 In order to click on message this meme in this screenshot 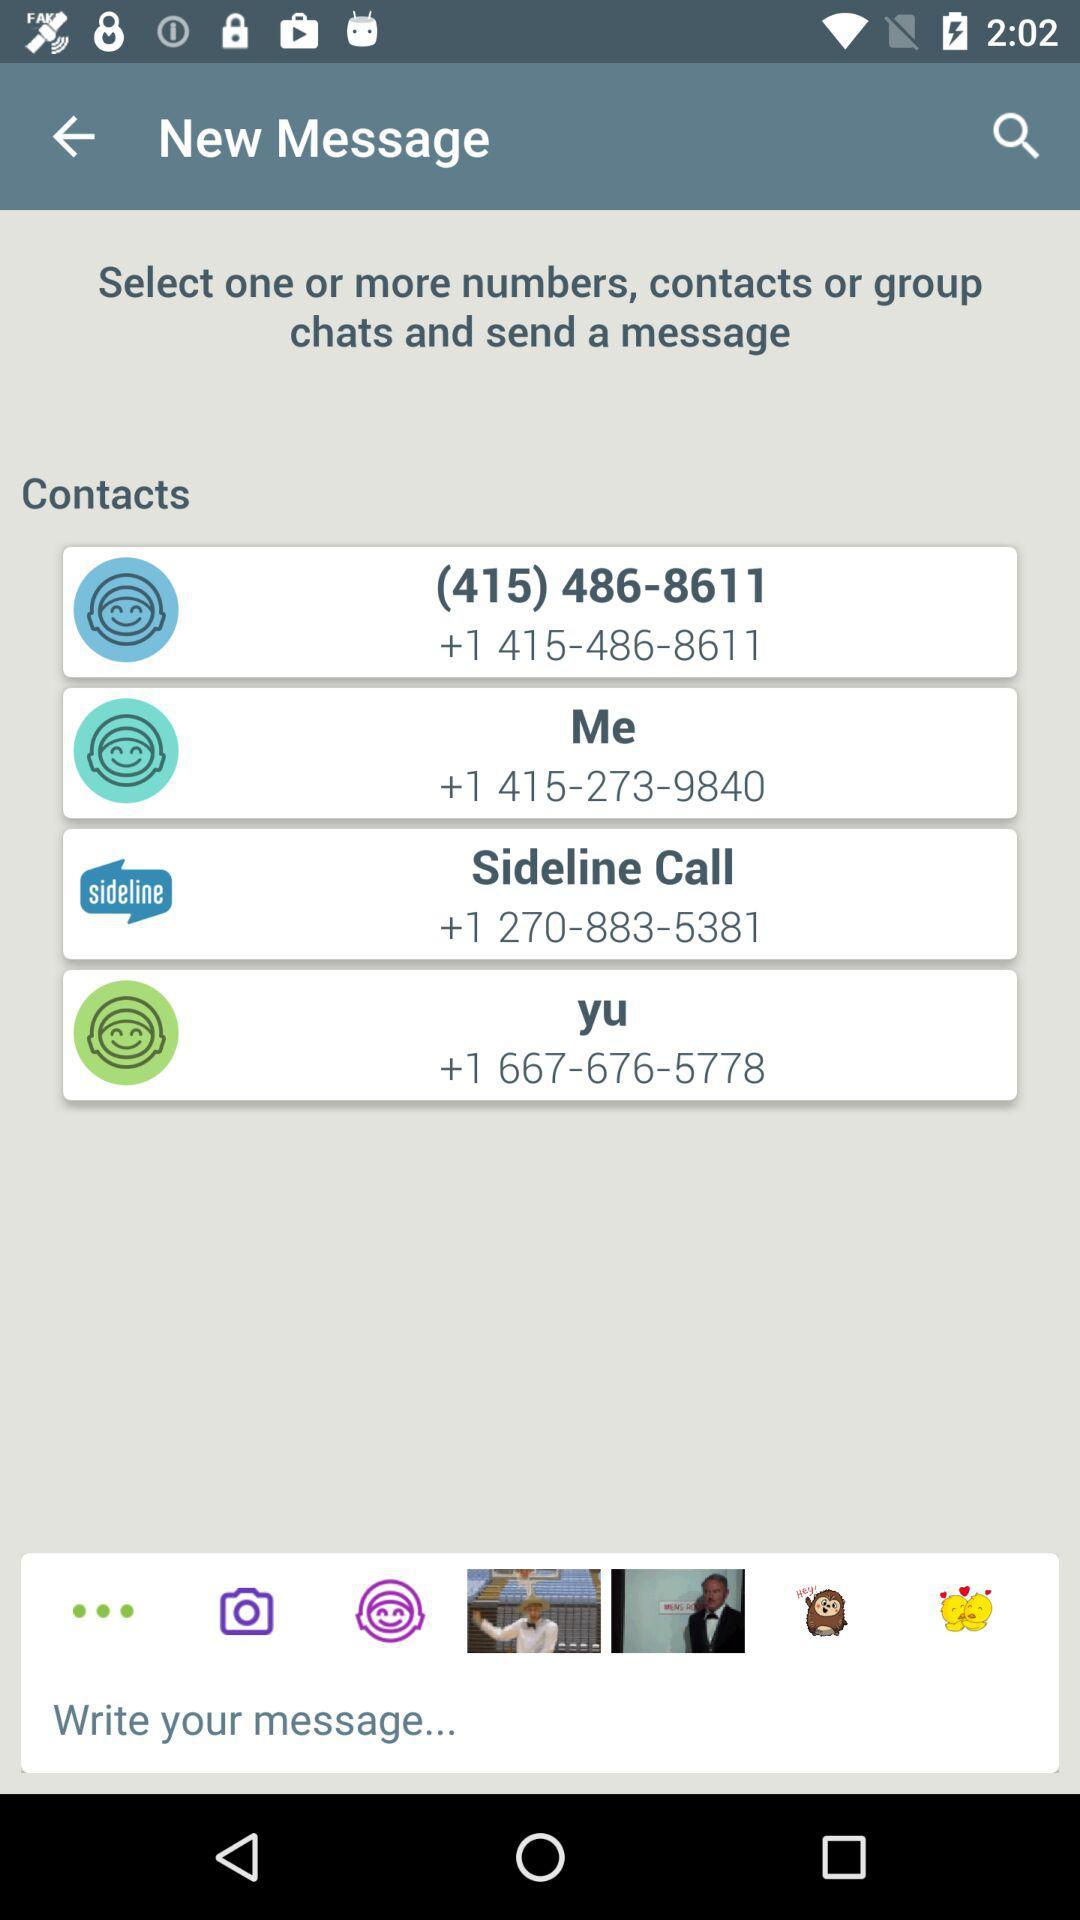, I will do `click(532, 1611)`.